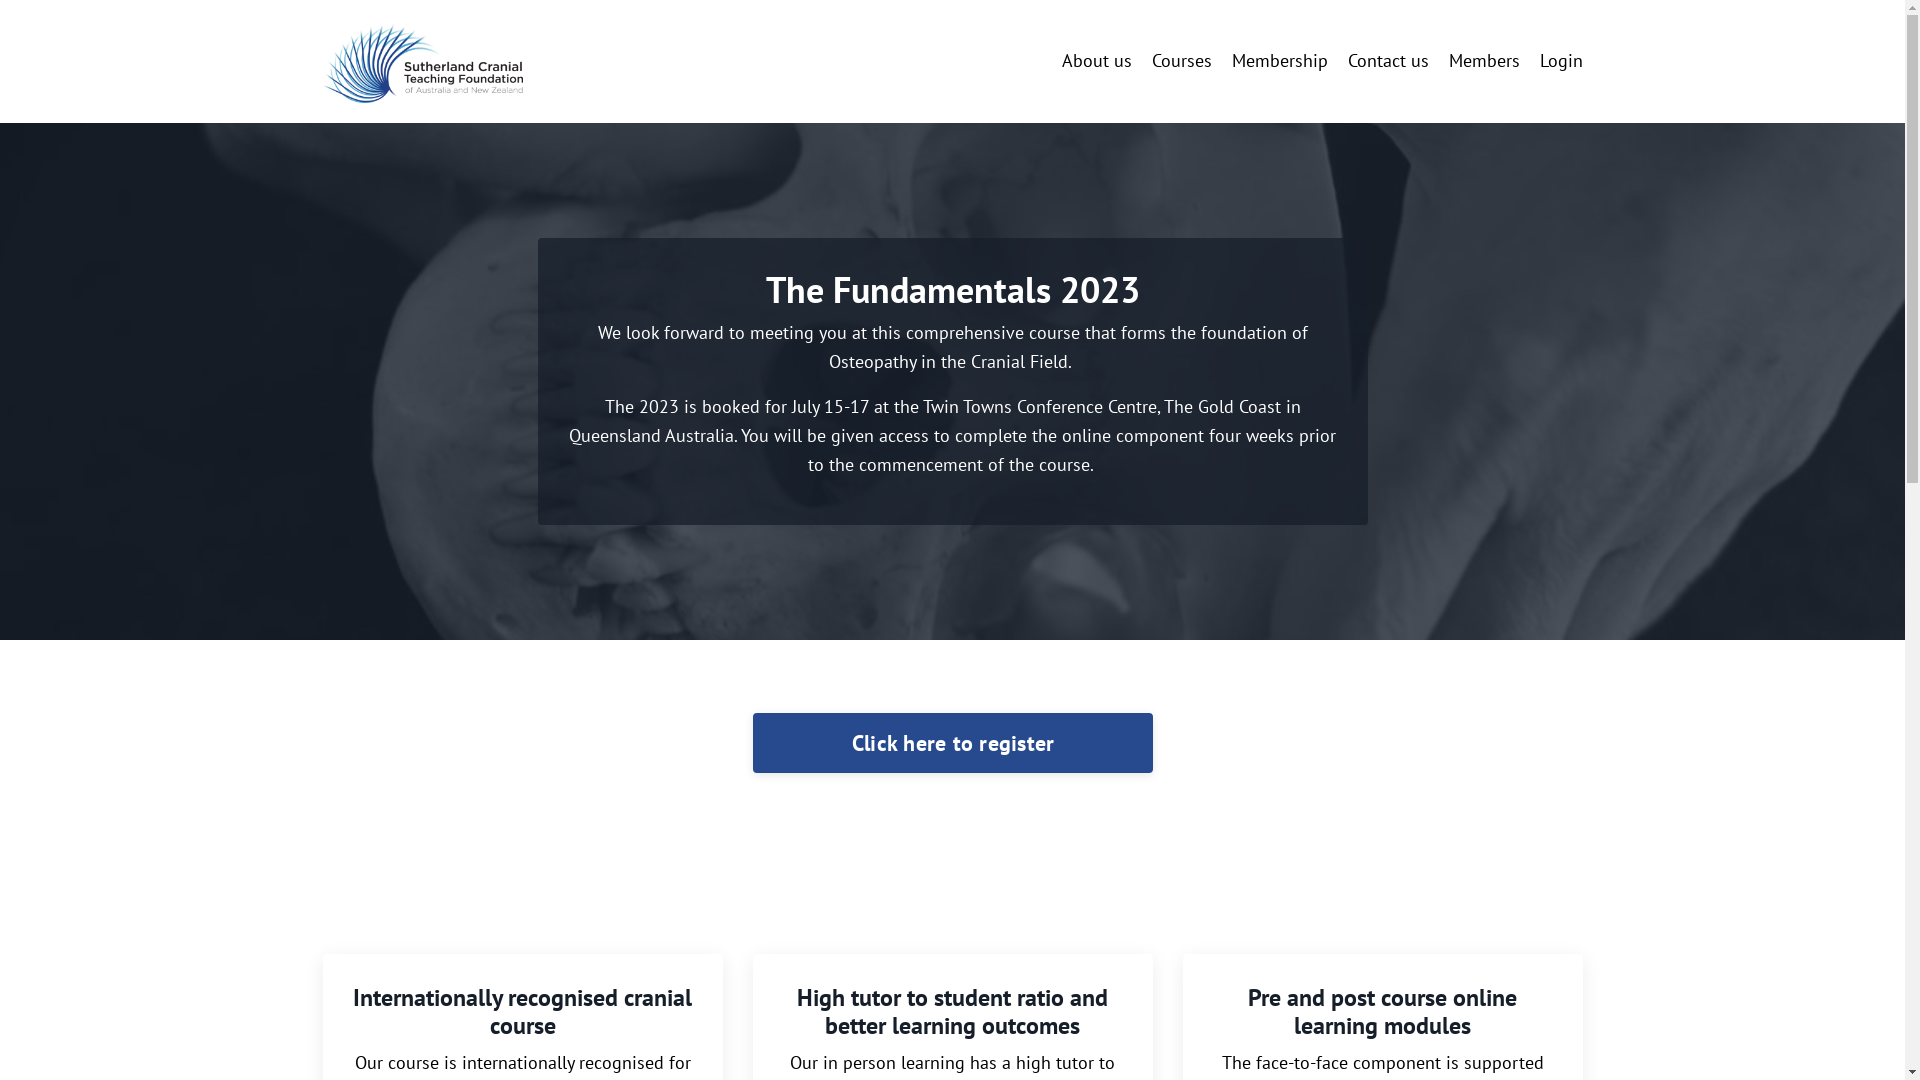  What do you see at coordinates (1181, 60) in the screenshot?
I see `'Courses'` at bounding box center [1181, 60].